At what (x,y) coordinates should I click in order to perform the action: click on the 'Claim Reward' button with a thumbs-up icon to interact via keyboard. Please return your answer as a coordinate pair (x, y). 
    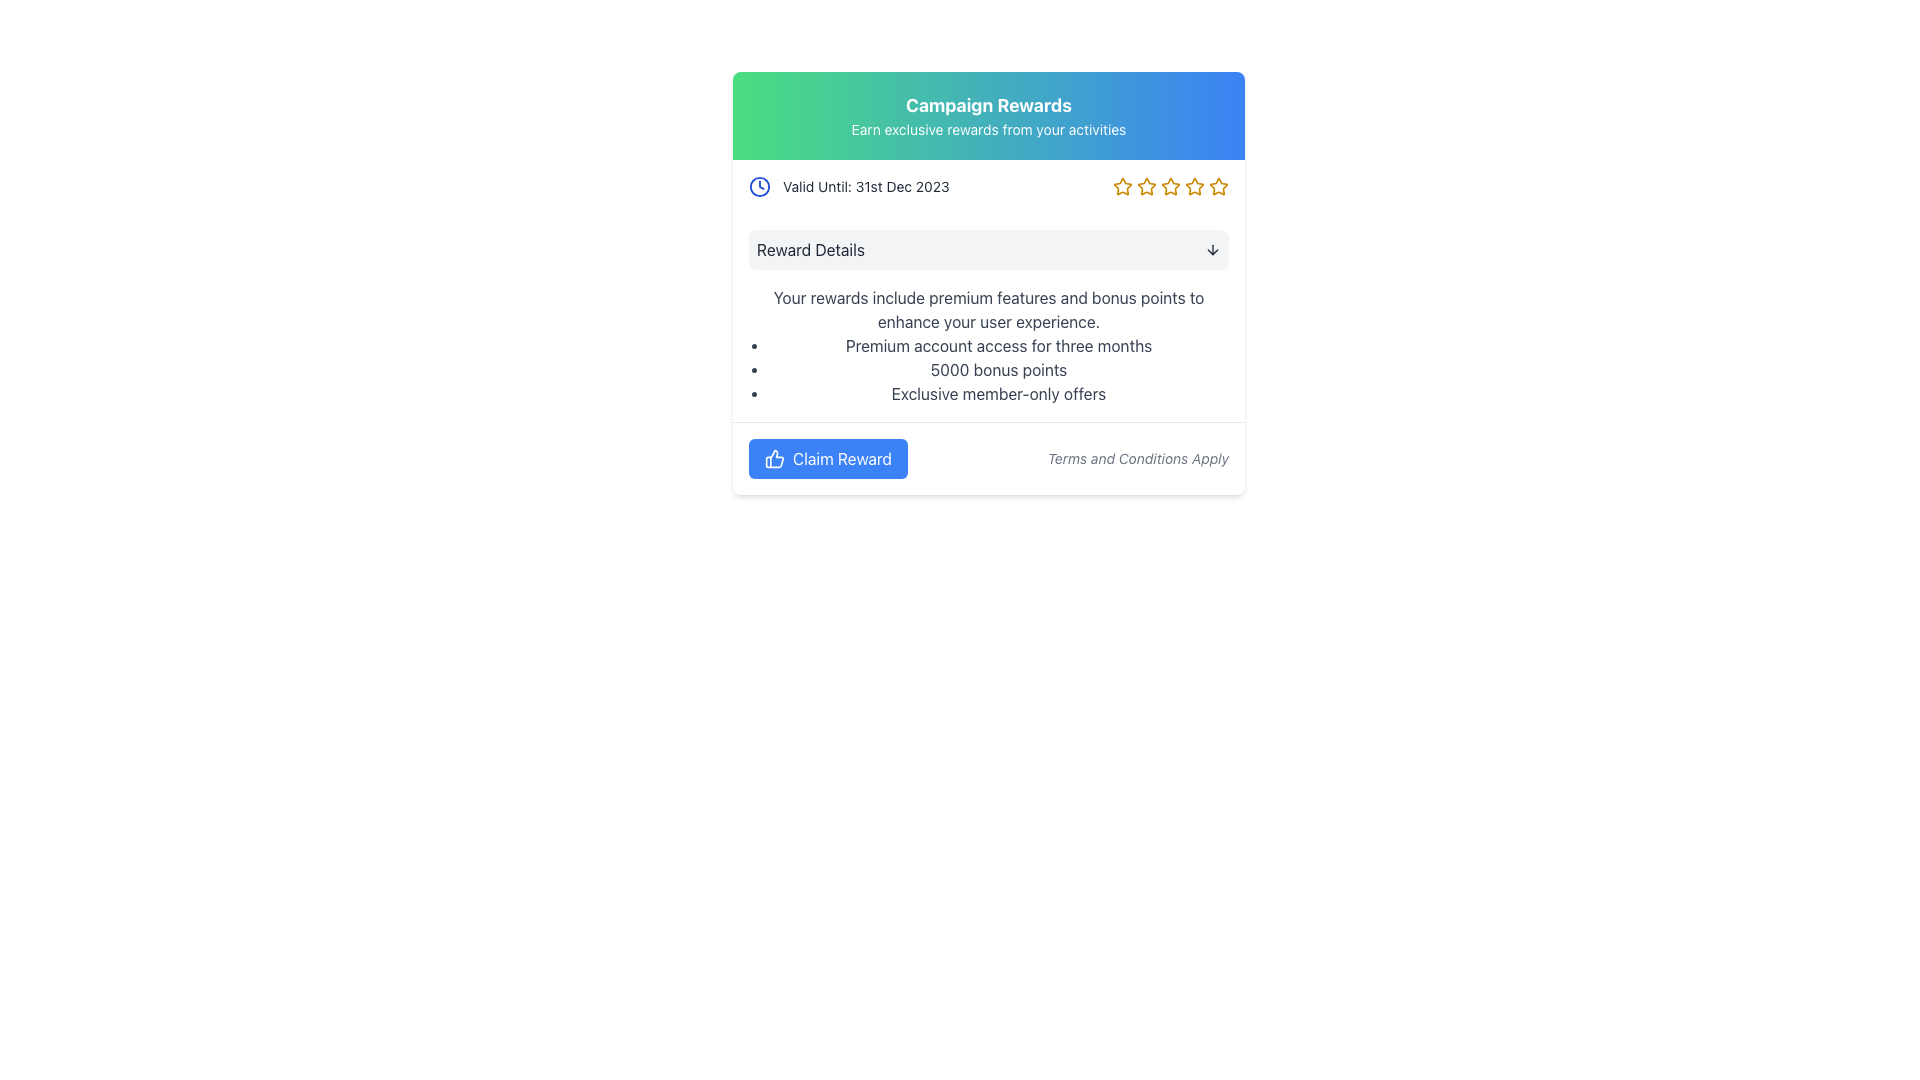
    Looking at the image, I should click on (828, 459).